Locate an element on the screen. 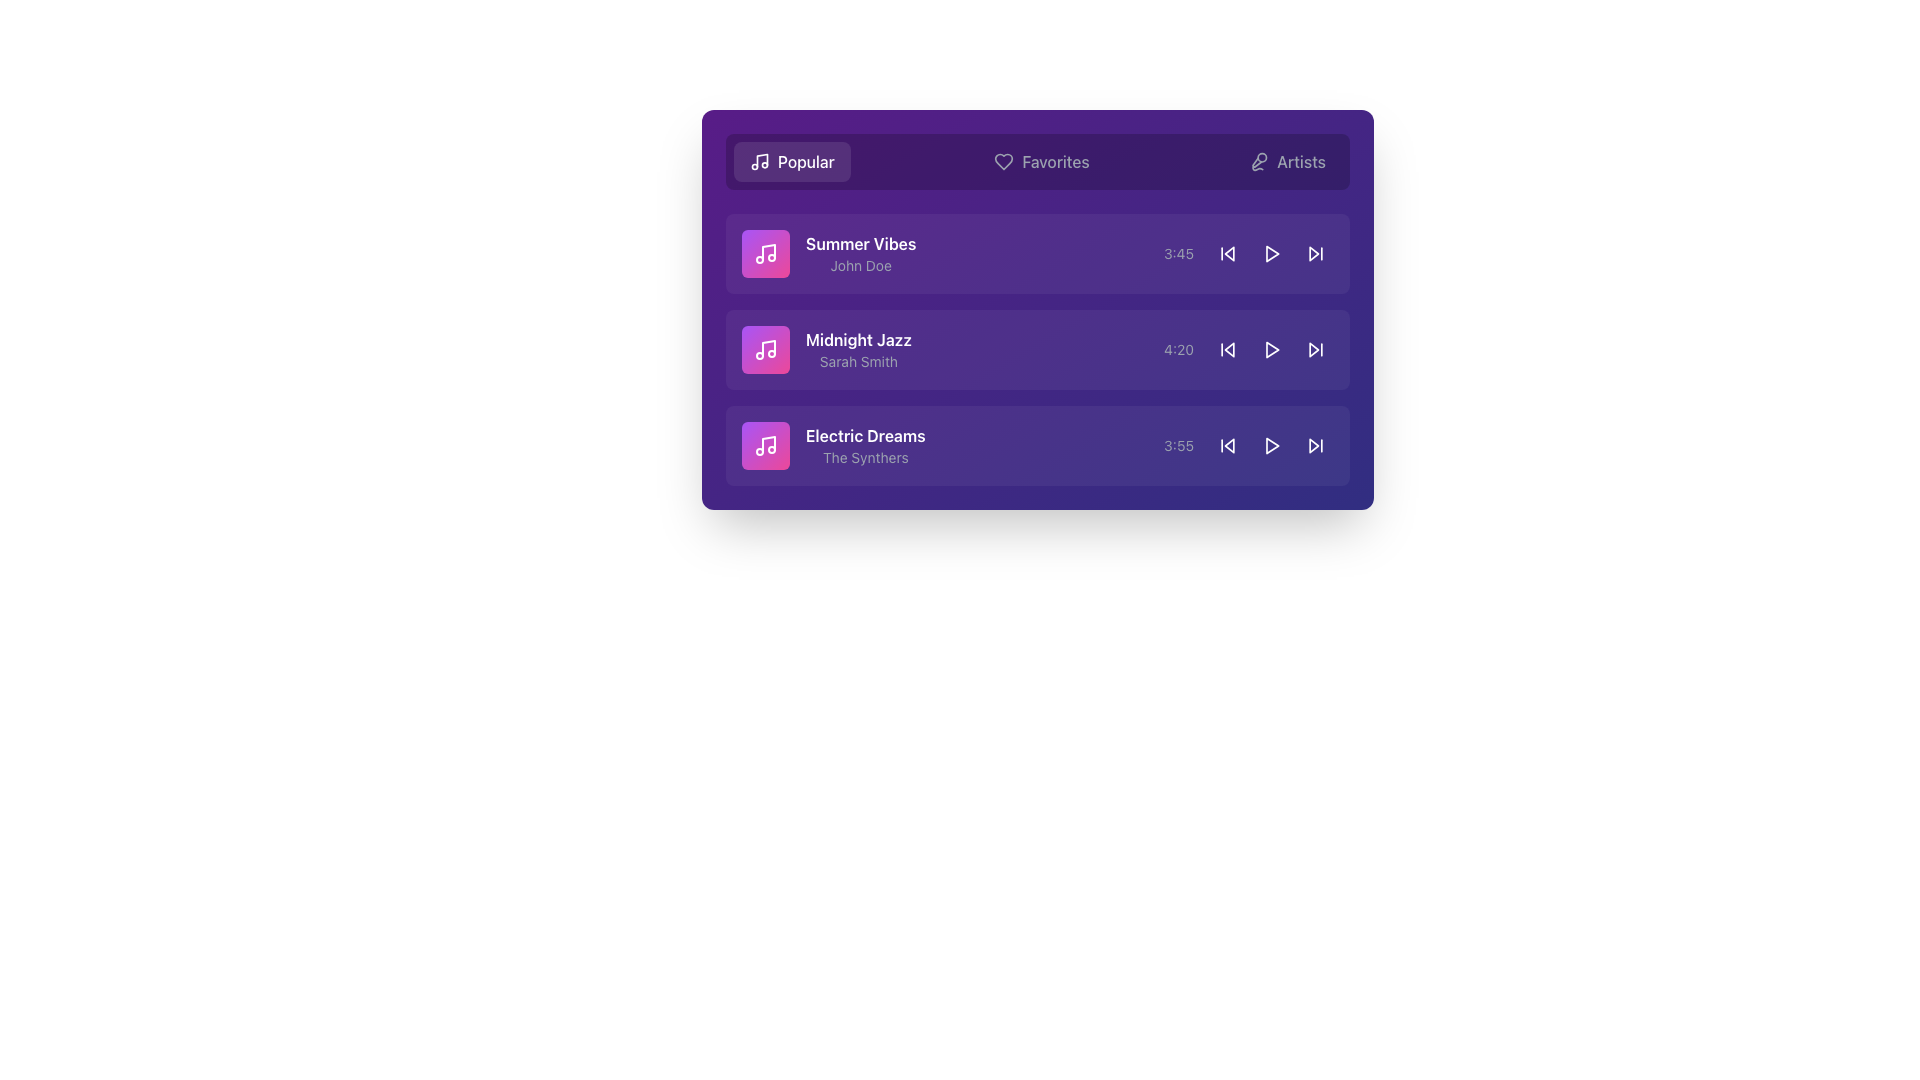 The width and height of the screenshot is (1920, 1080). the third button in the row to skip to the next track in the playlist labeled 'Midnight Jazz' is located at coordinates (1315, 349).